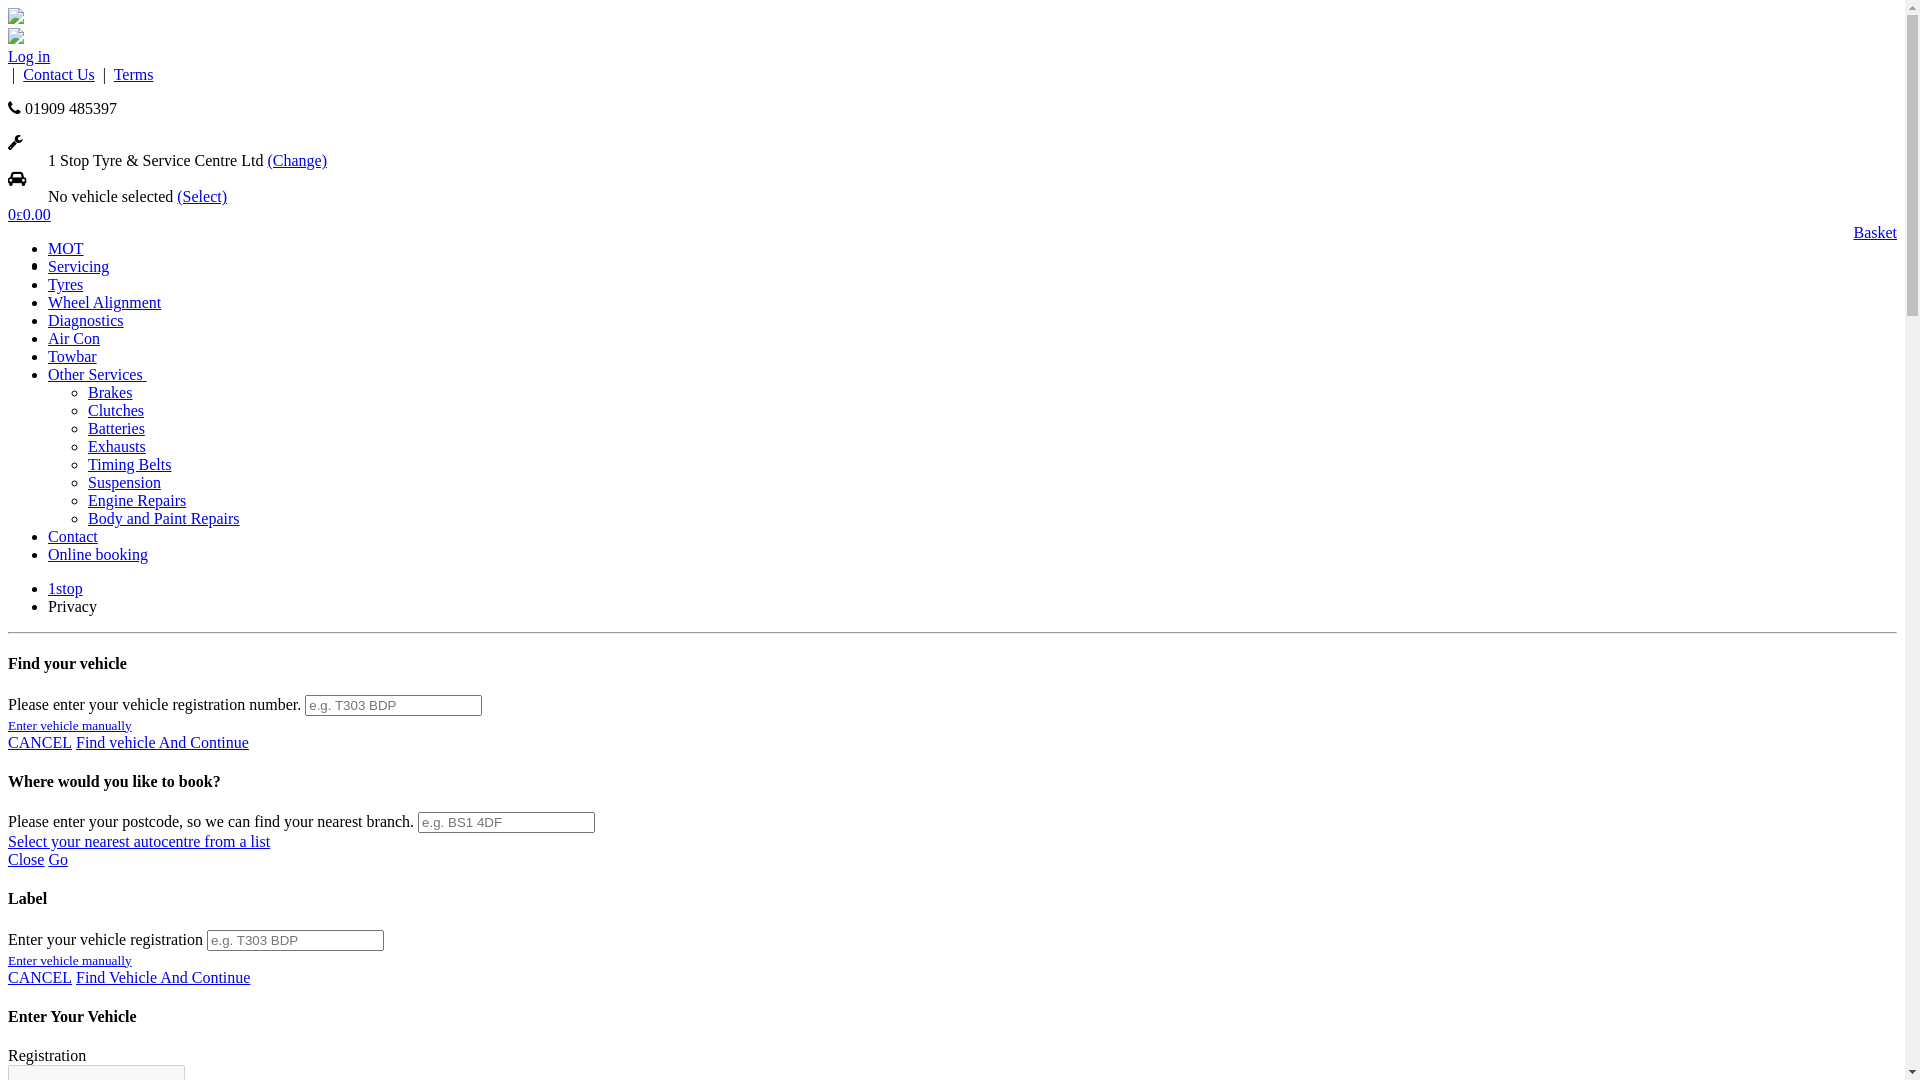  What do you see at coordinates (96, 374) in the screenshot?
I see `'Other Services '` at bounding box center [96, 374].